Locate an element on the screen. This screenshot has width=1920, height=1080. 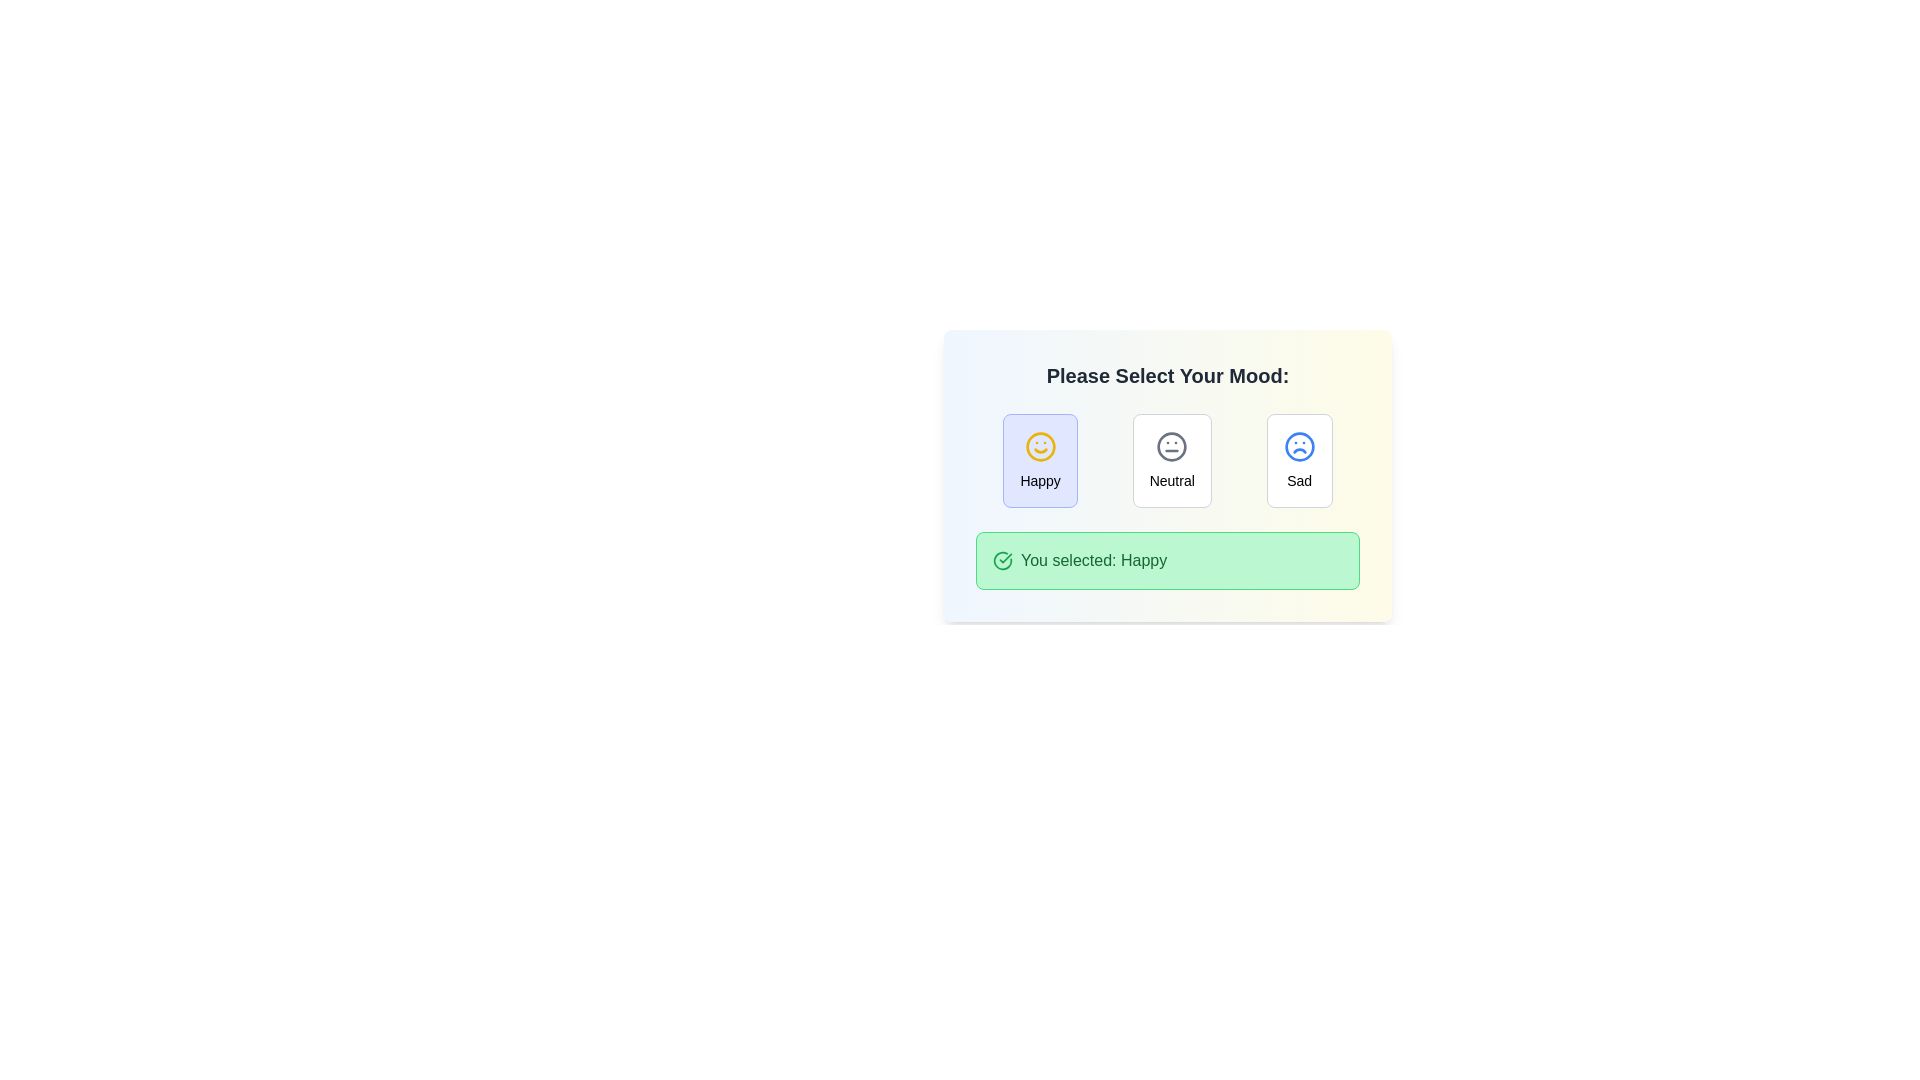
the confirmation icon located within the green notification box beside the text 'You selected: Happy' to interact with its underlying functionality is located at coordinates (1003, 560).